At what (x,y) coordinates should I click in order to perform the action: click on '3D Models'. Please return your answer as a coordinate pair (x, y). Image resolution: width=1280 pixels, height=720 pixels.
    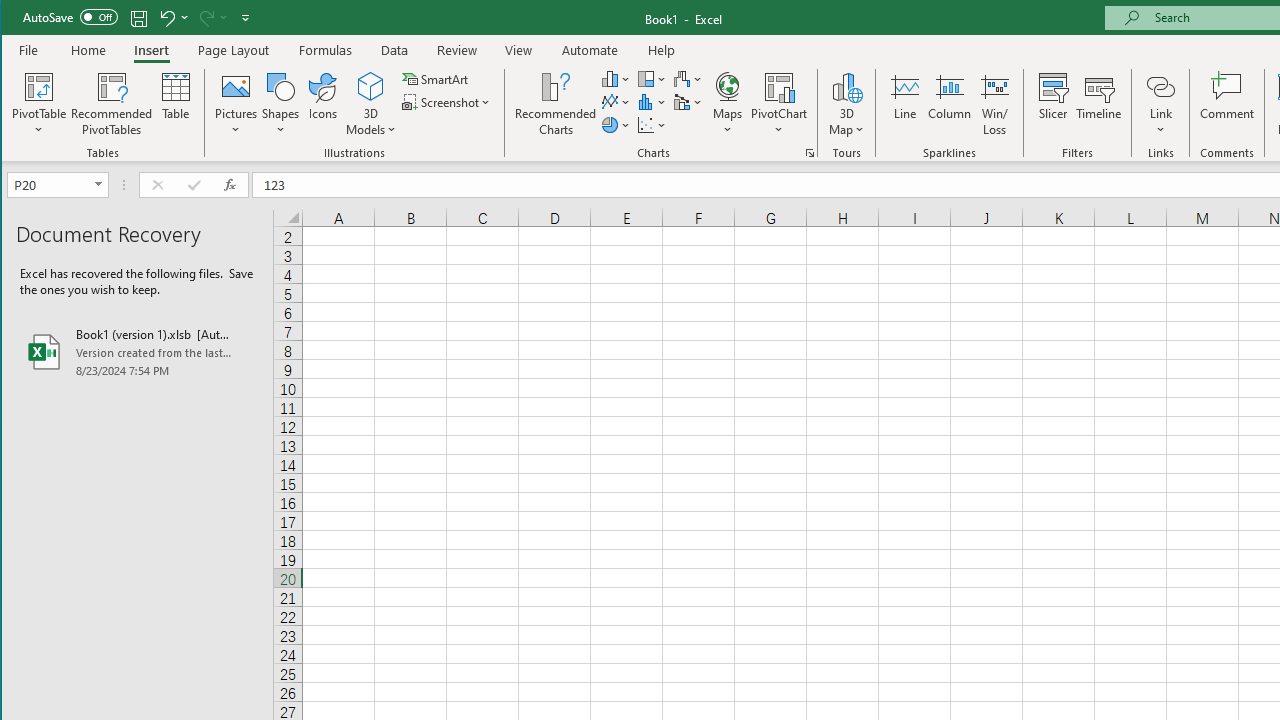
    Looking at the image, I should click on (371, 85).